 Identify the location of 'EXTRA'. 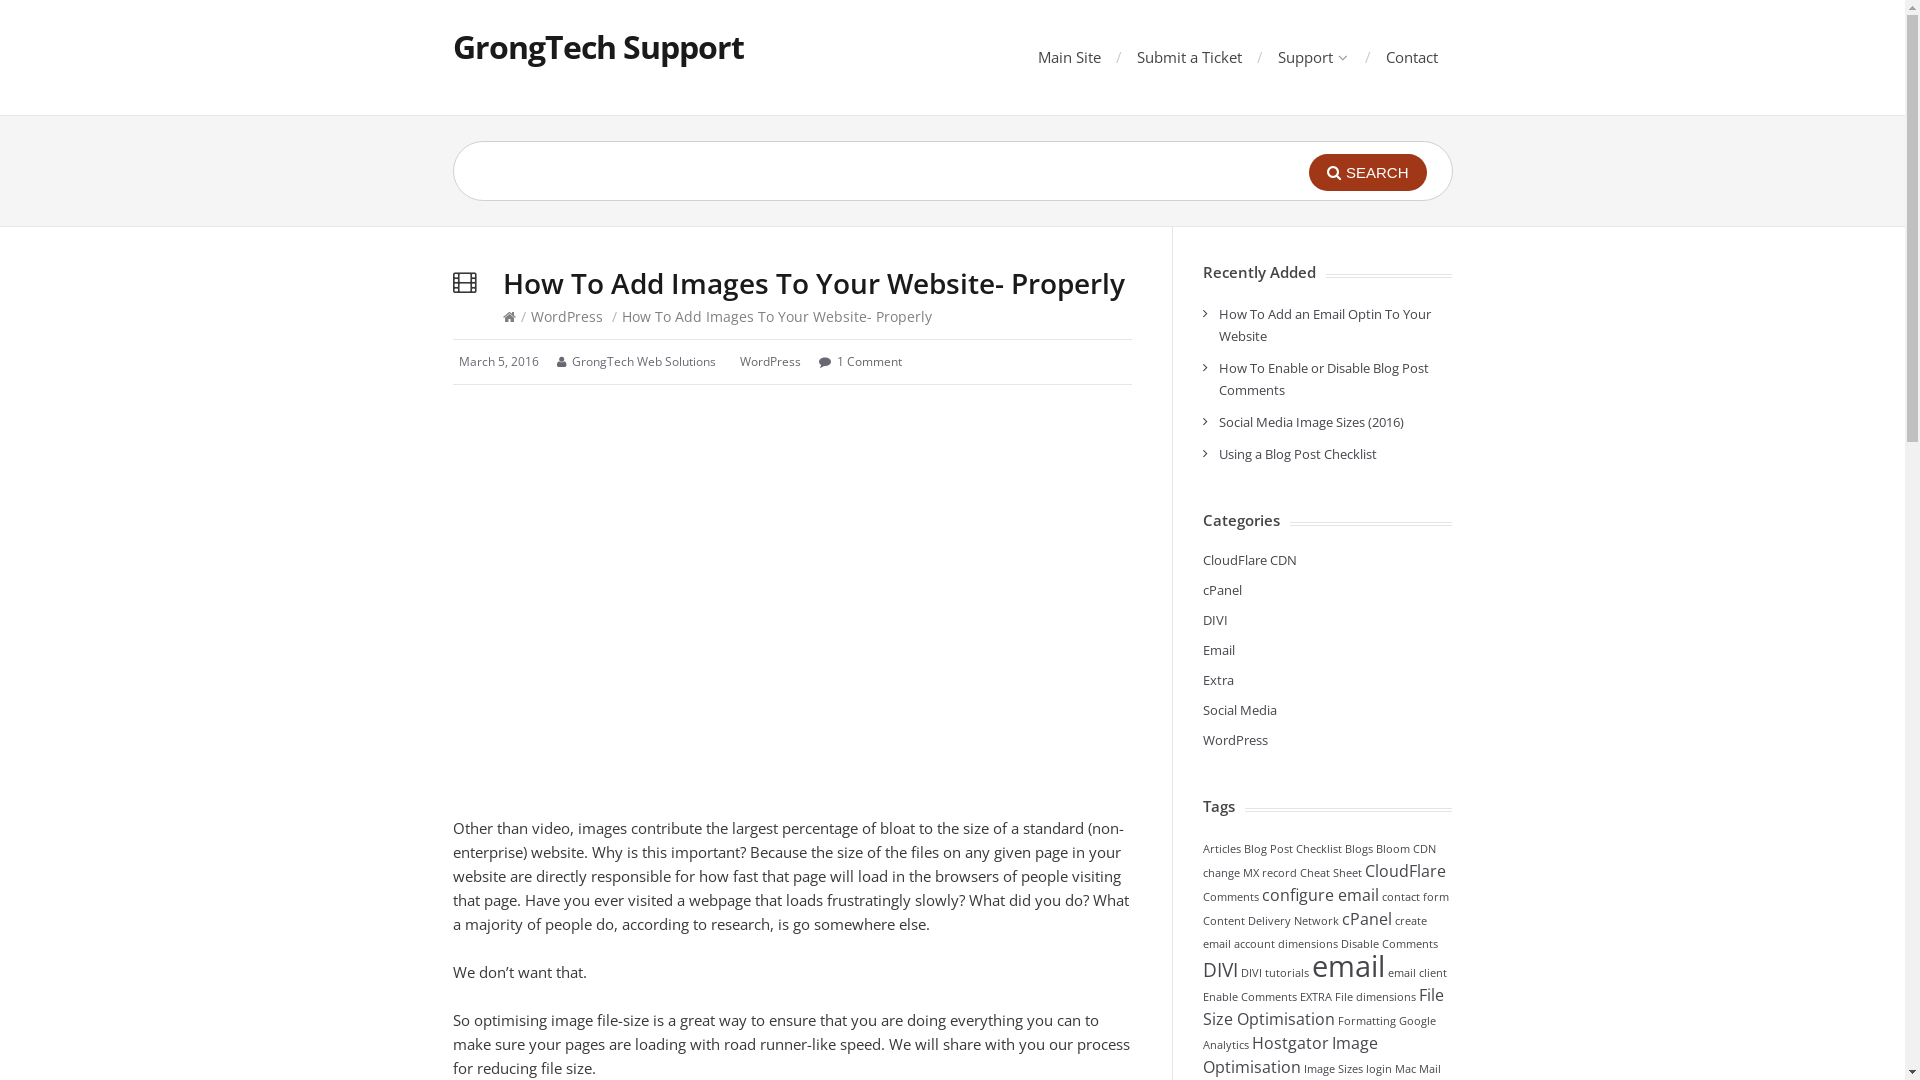
(1315, 996).